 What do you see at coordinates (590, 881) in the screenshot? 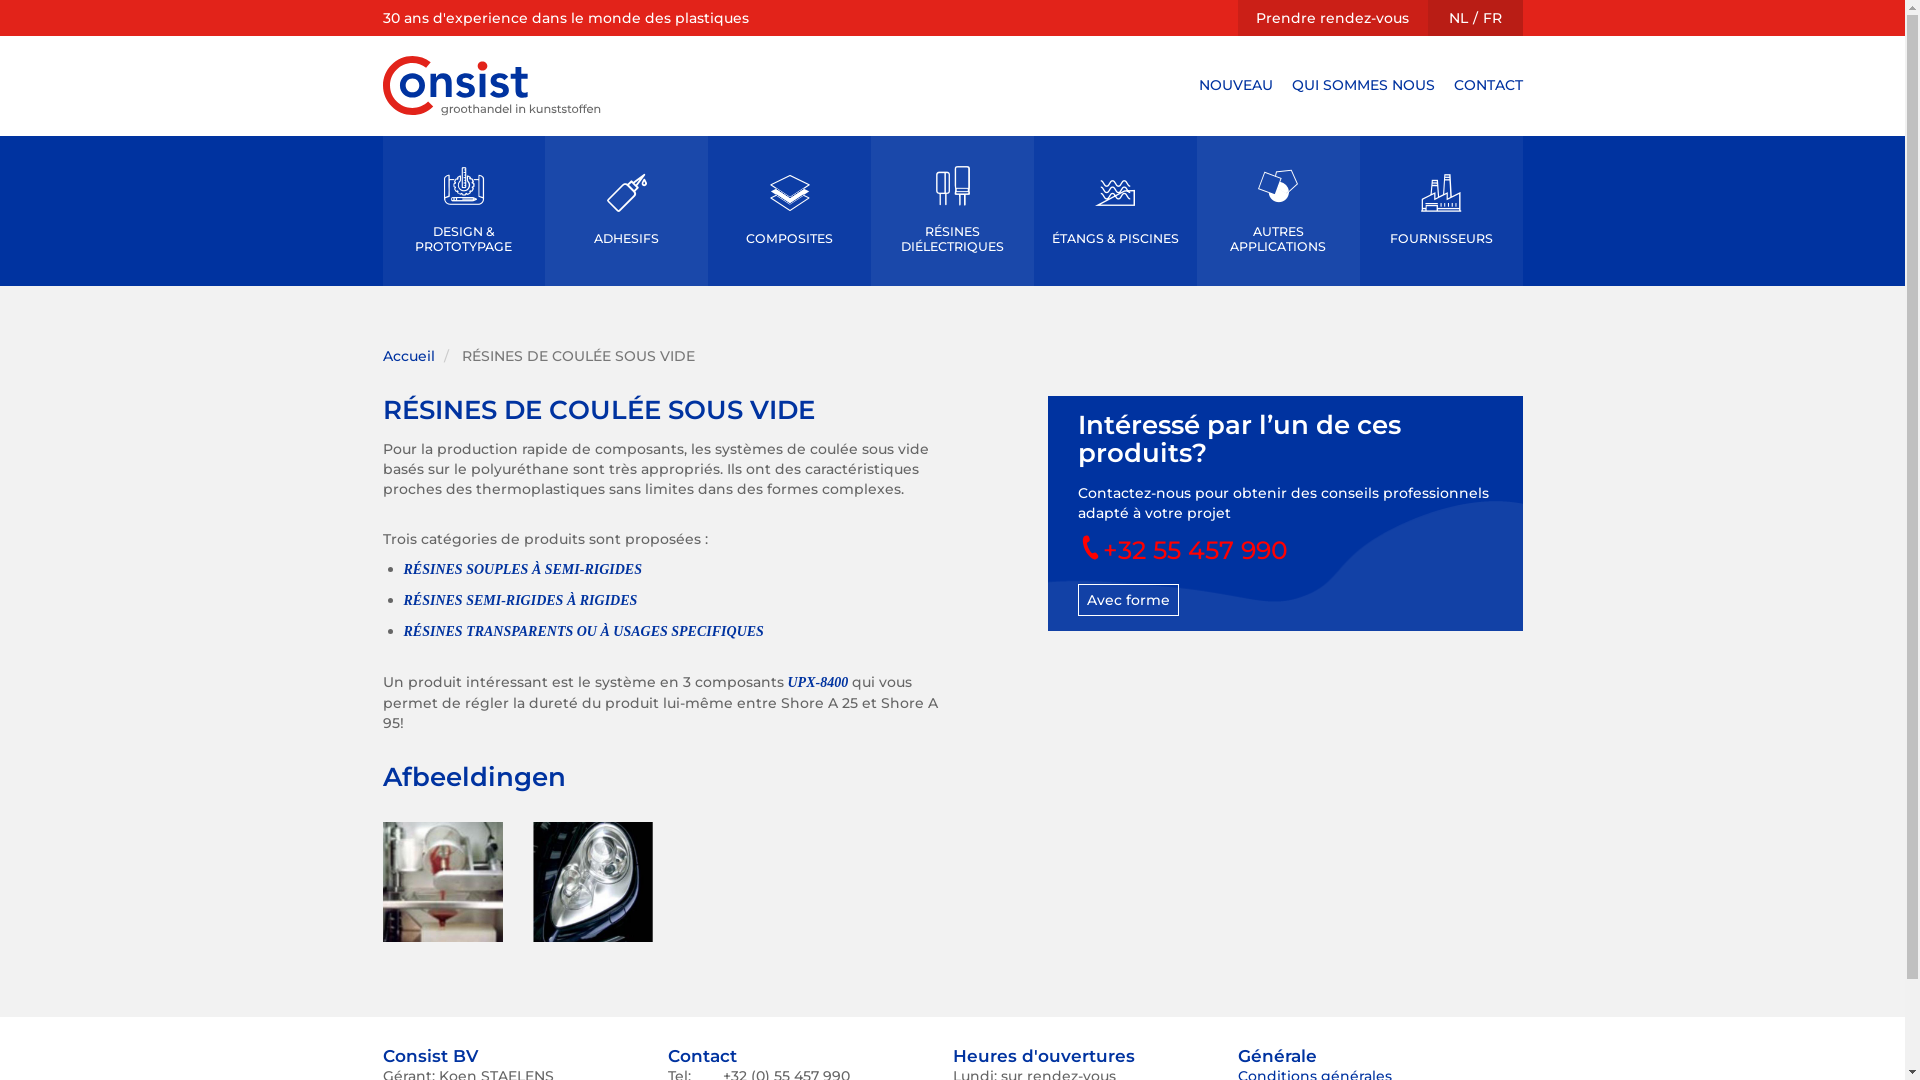
I see `'Glace de phare en PX5212'` at bounding box center [590, 881].